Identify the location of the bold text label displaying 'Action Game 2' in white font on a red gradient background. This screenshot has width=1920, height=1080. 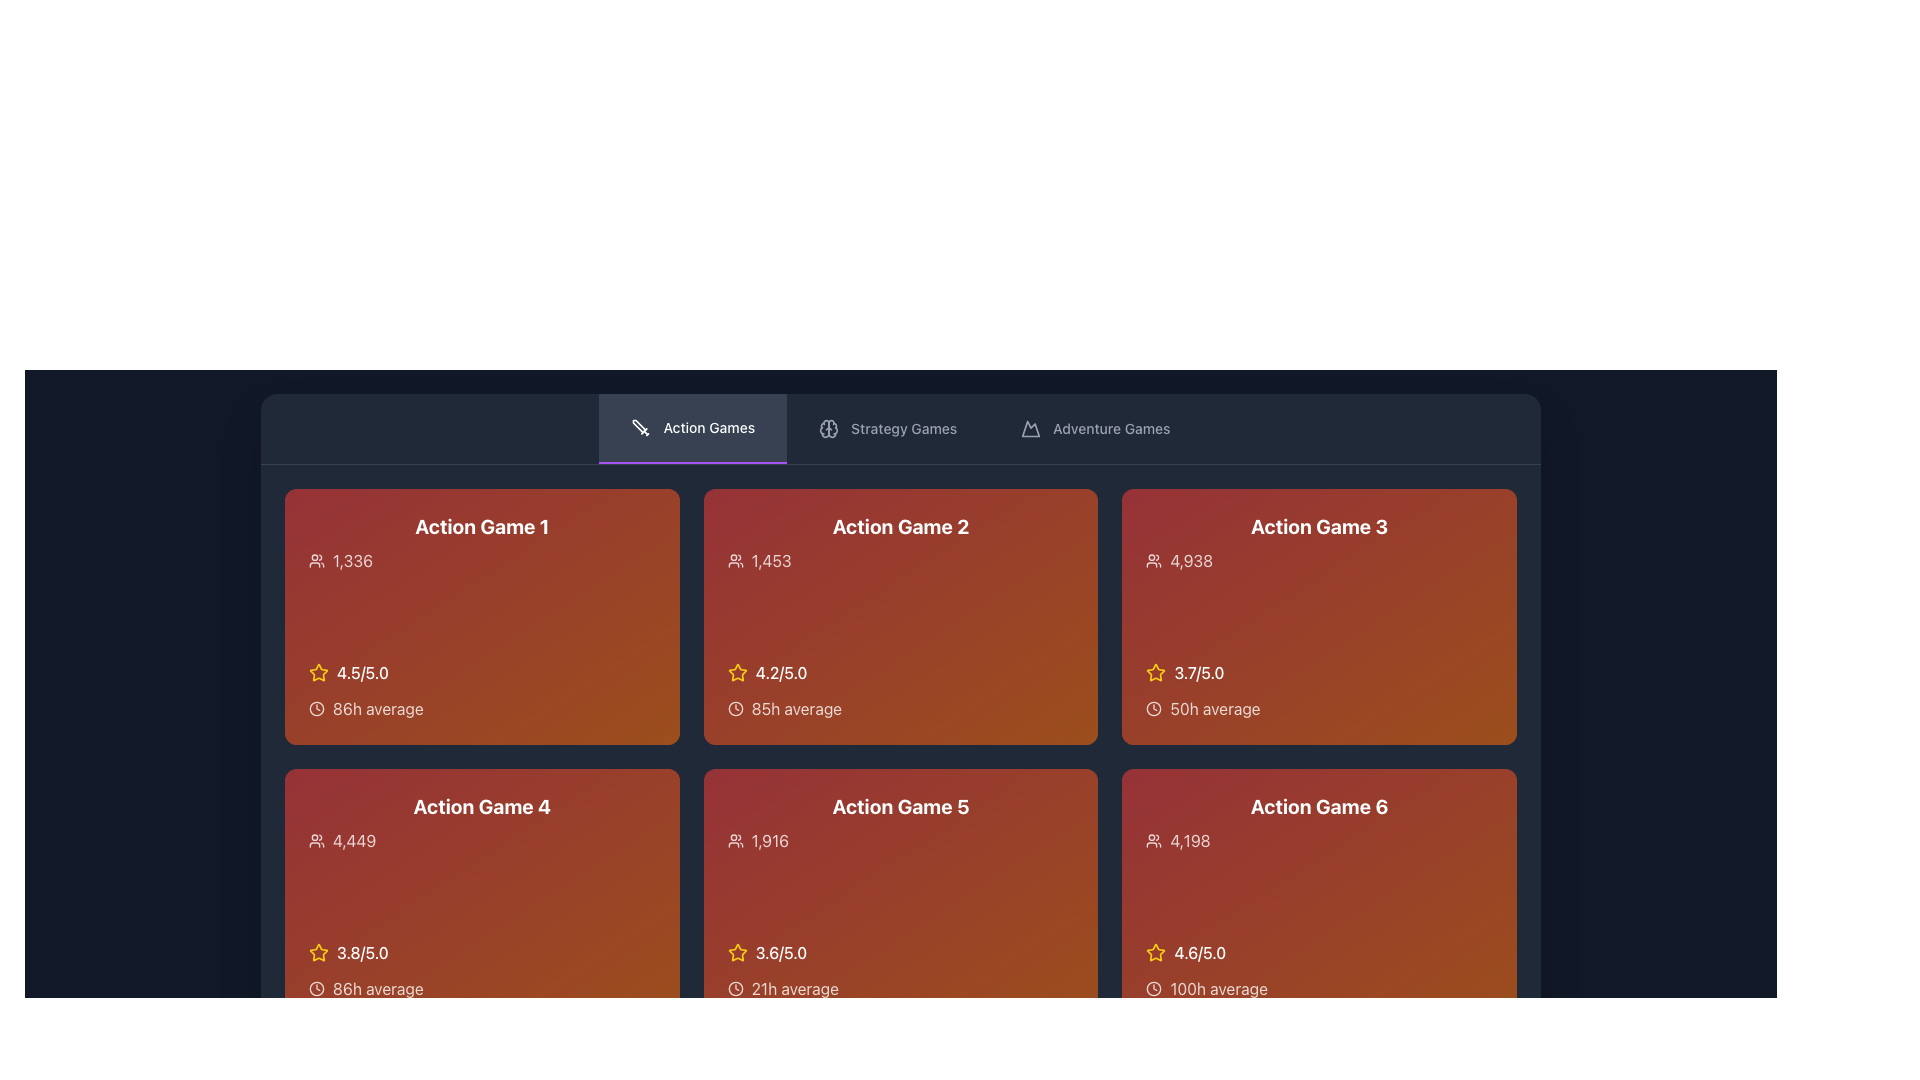
(900, 526).